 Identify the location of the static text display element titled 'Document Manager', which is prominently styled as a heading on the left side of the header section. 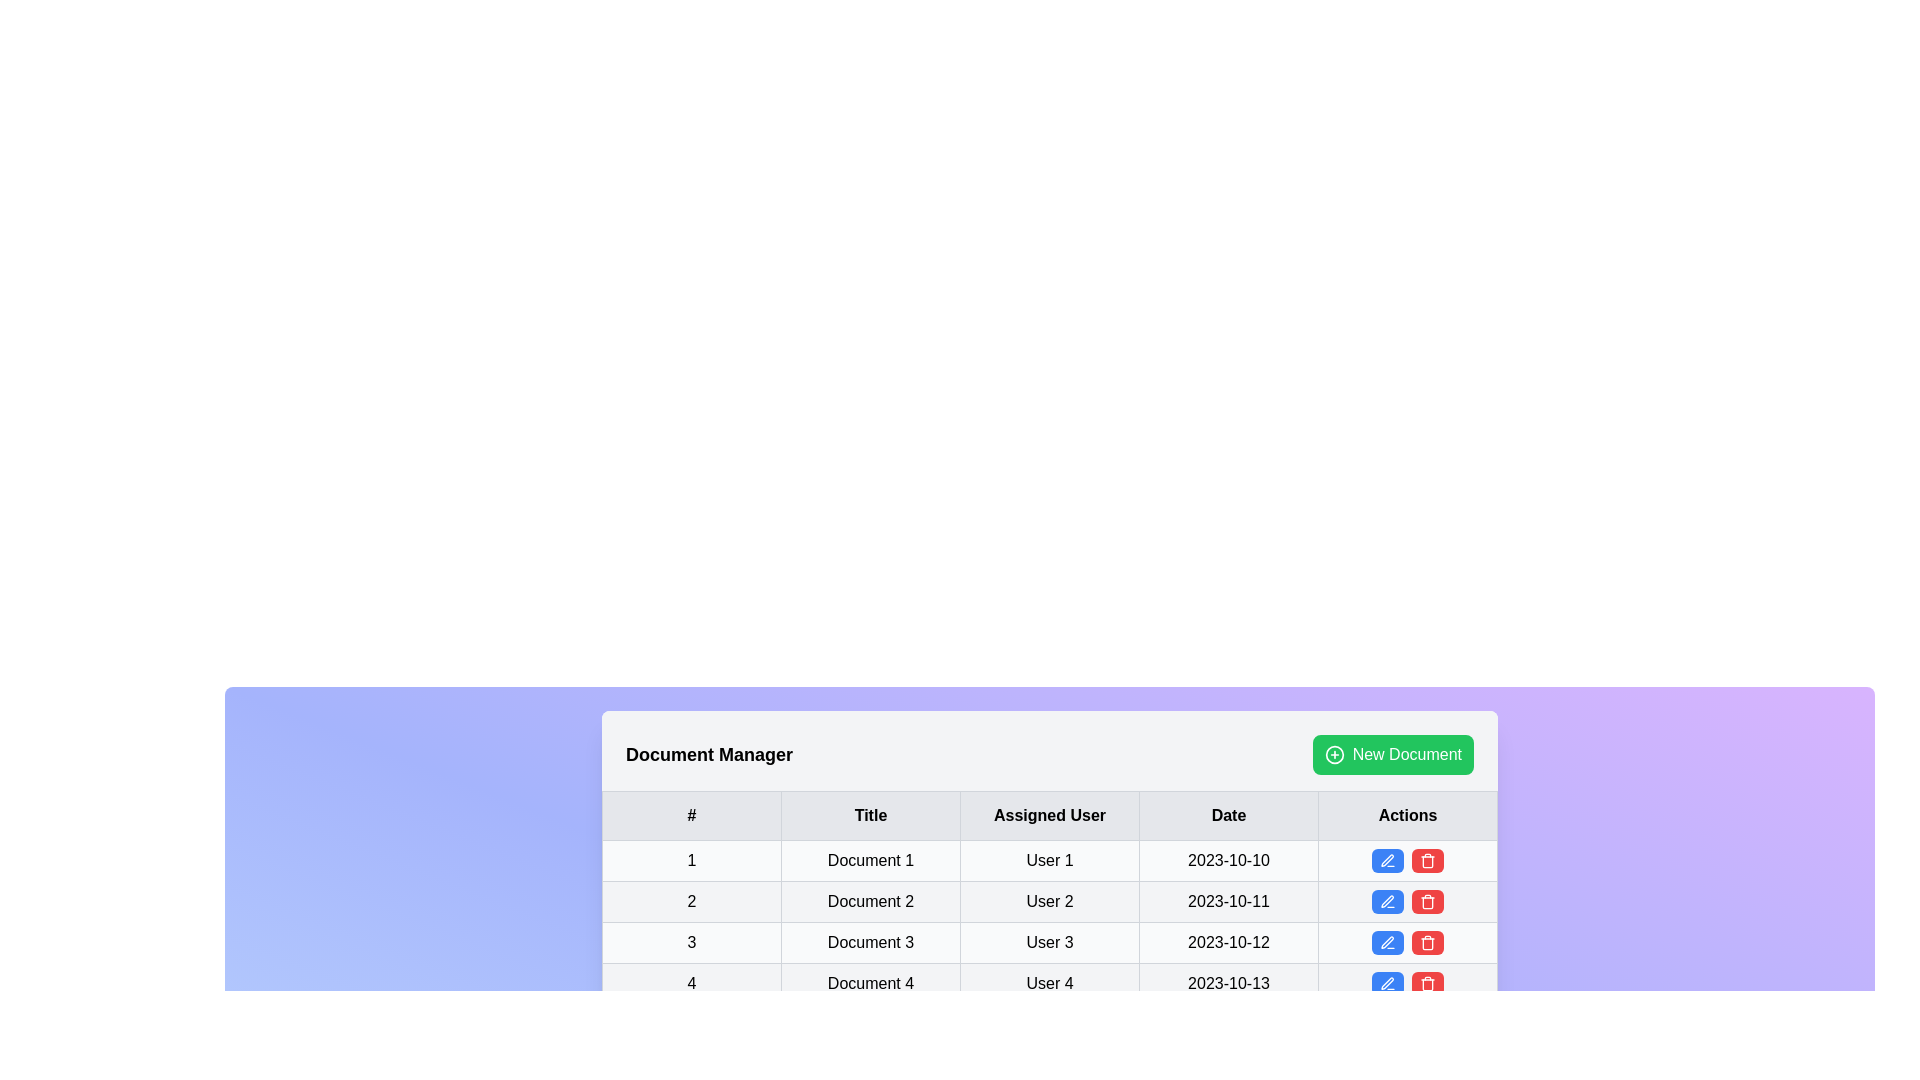
(709, 755).